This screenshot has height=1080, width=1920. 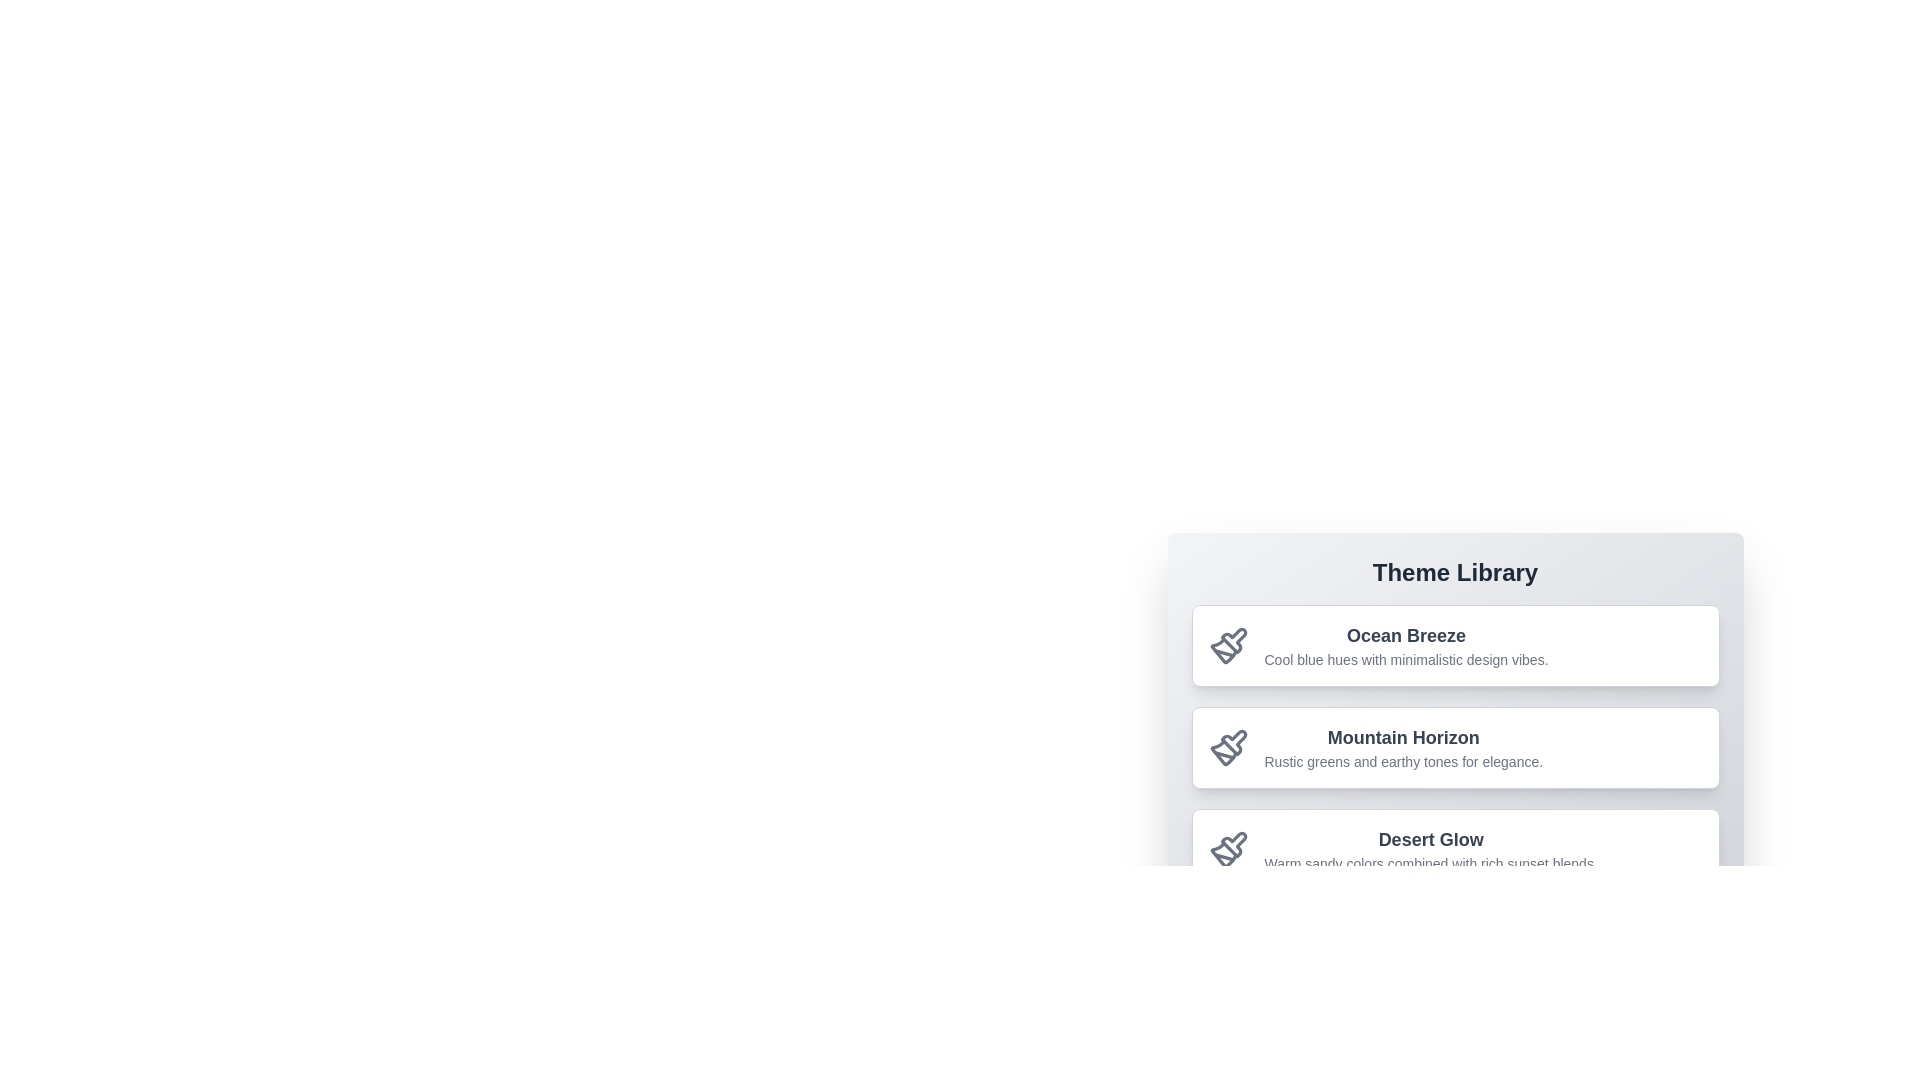 I want to click on the theme Ocean Breeze by clicking on its corresponding list item, so click(x=1455, y=645).